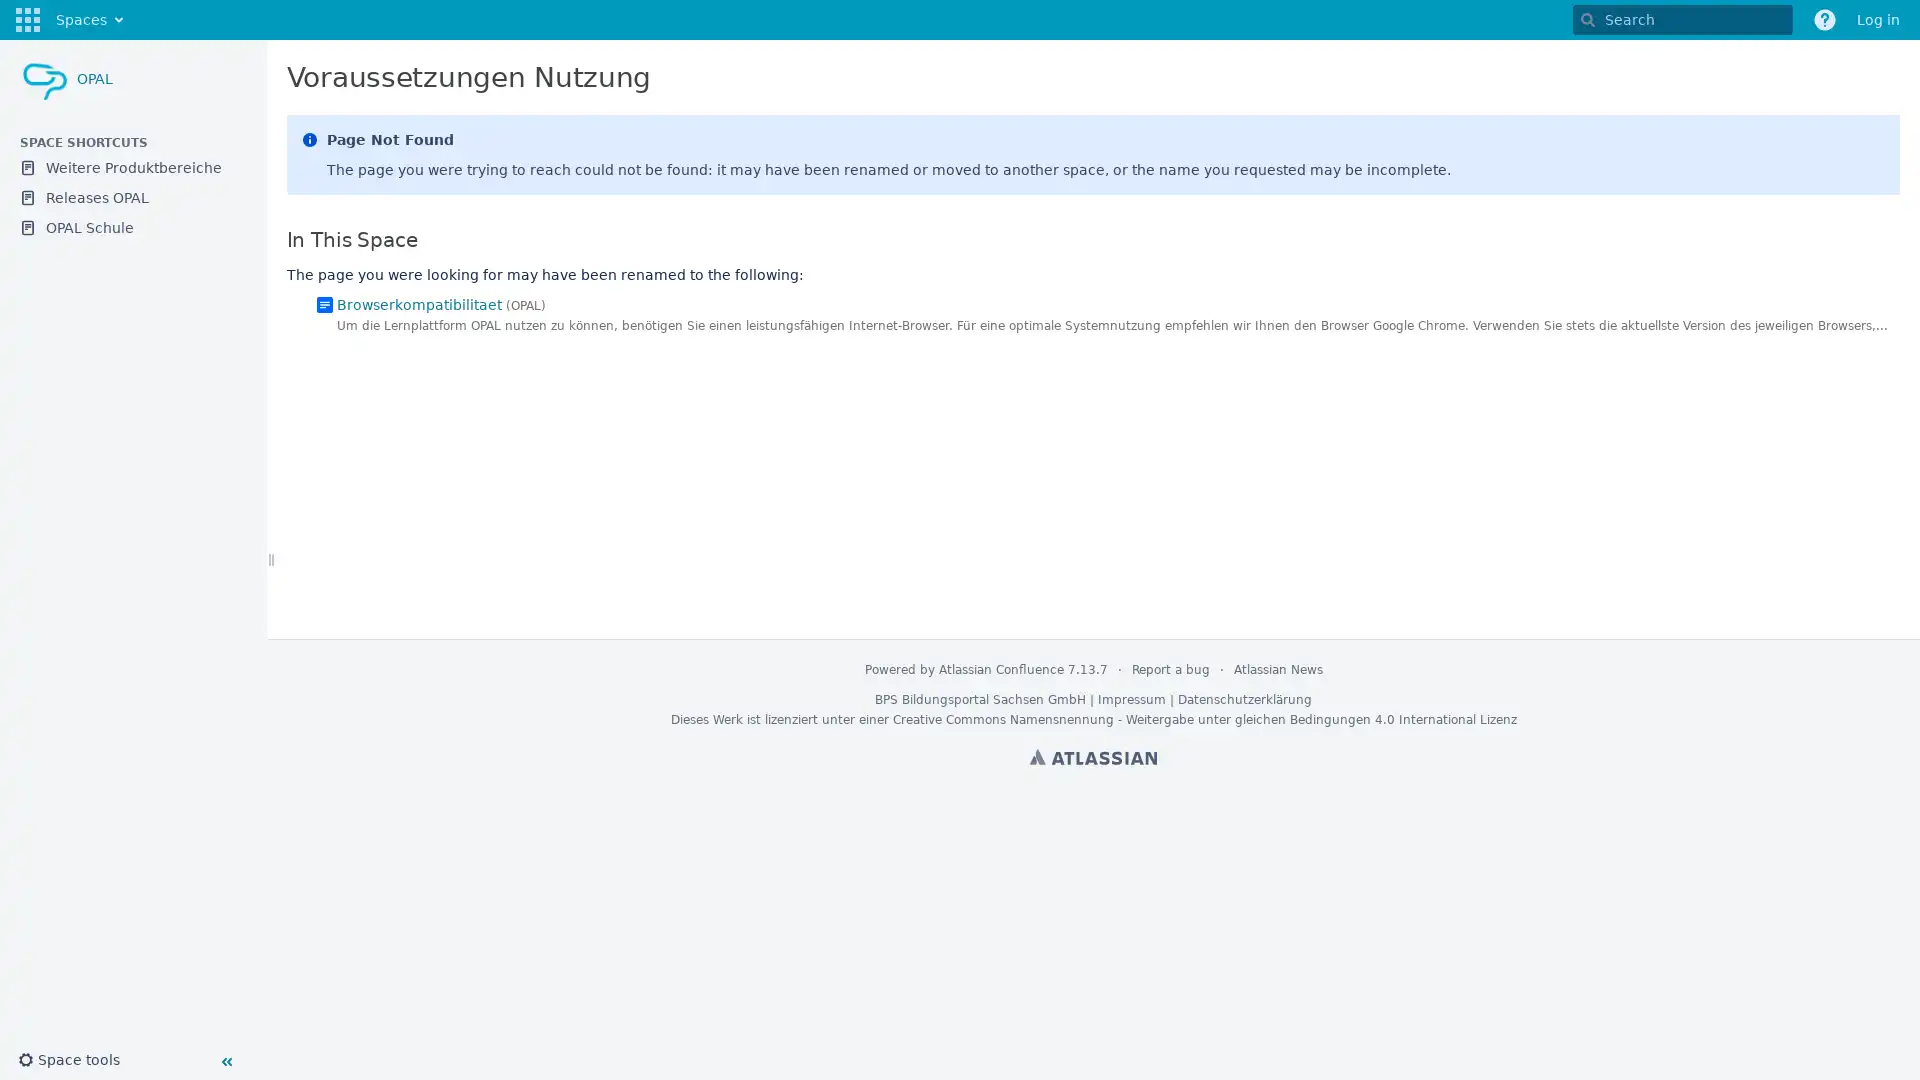 The image size is (1920, 1080). I want to click on Collapse sidebar ( [ ), so click(225, 1060).